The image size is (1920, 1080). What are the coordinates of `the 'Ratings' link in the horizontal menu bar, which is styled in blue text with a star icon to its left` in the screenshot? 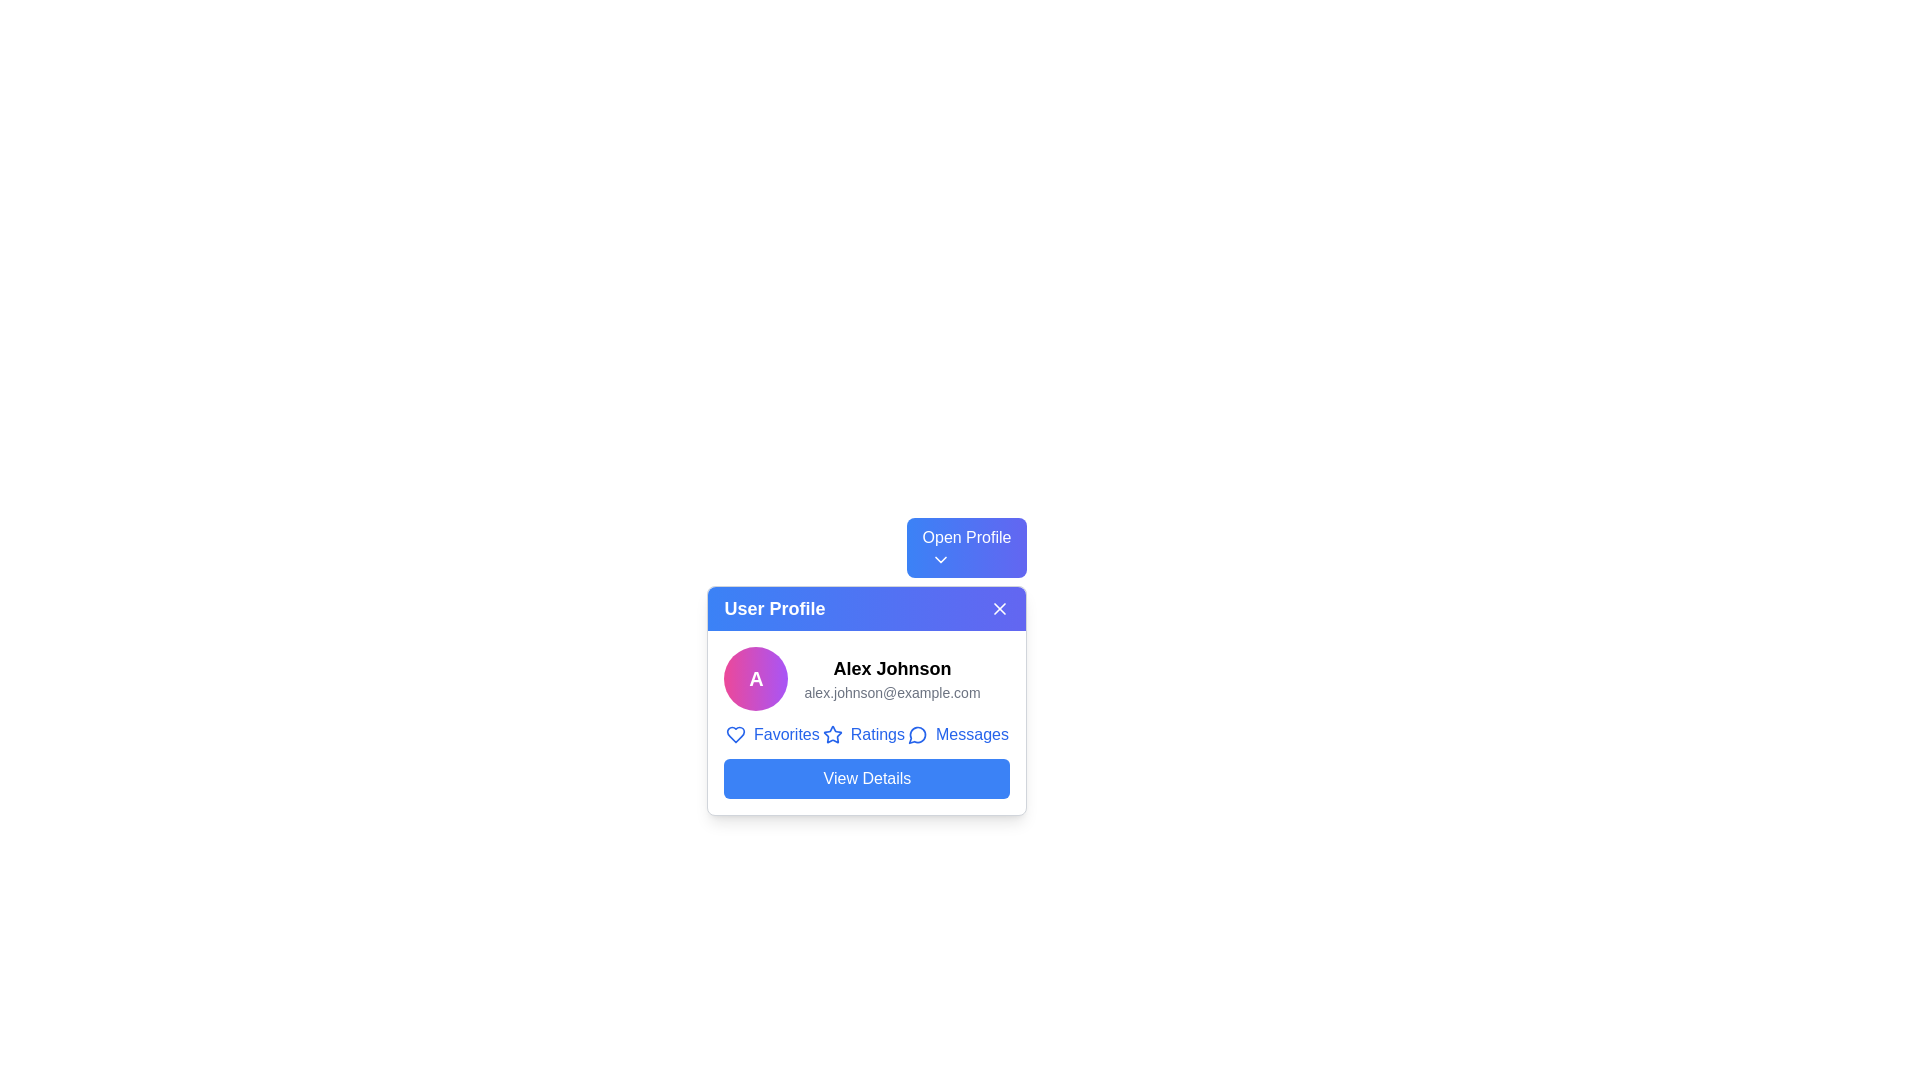 It's located at (863, 735).